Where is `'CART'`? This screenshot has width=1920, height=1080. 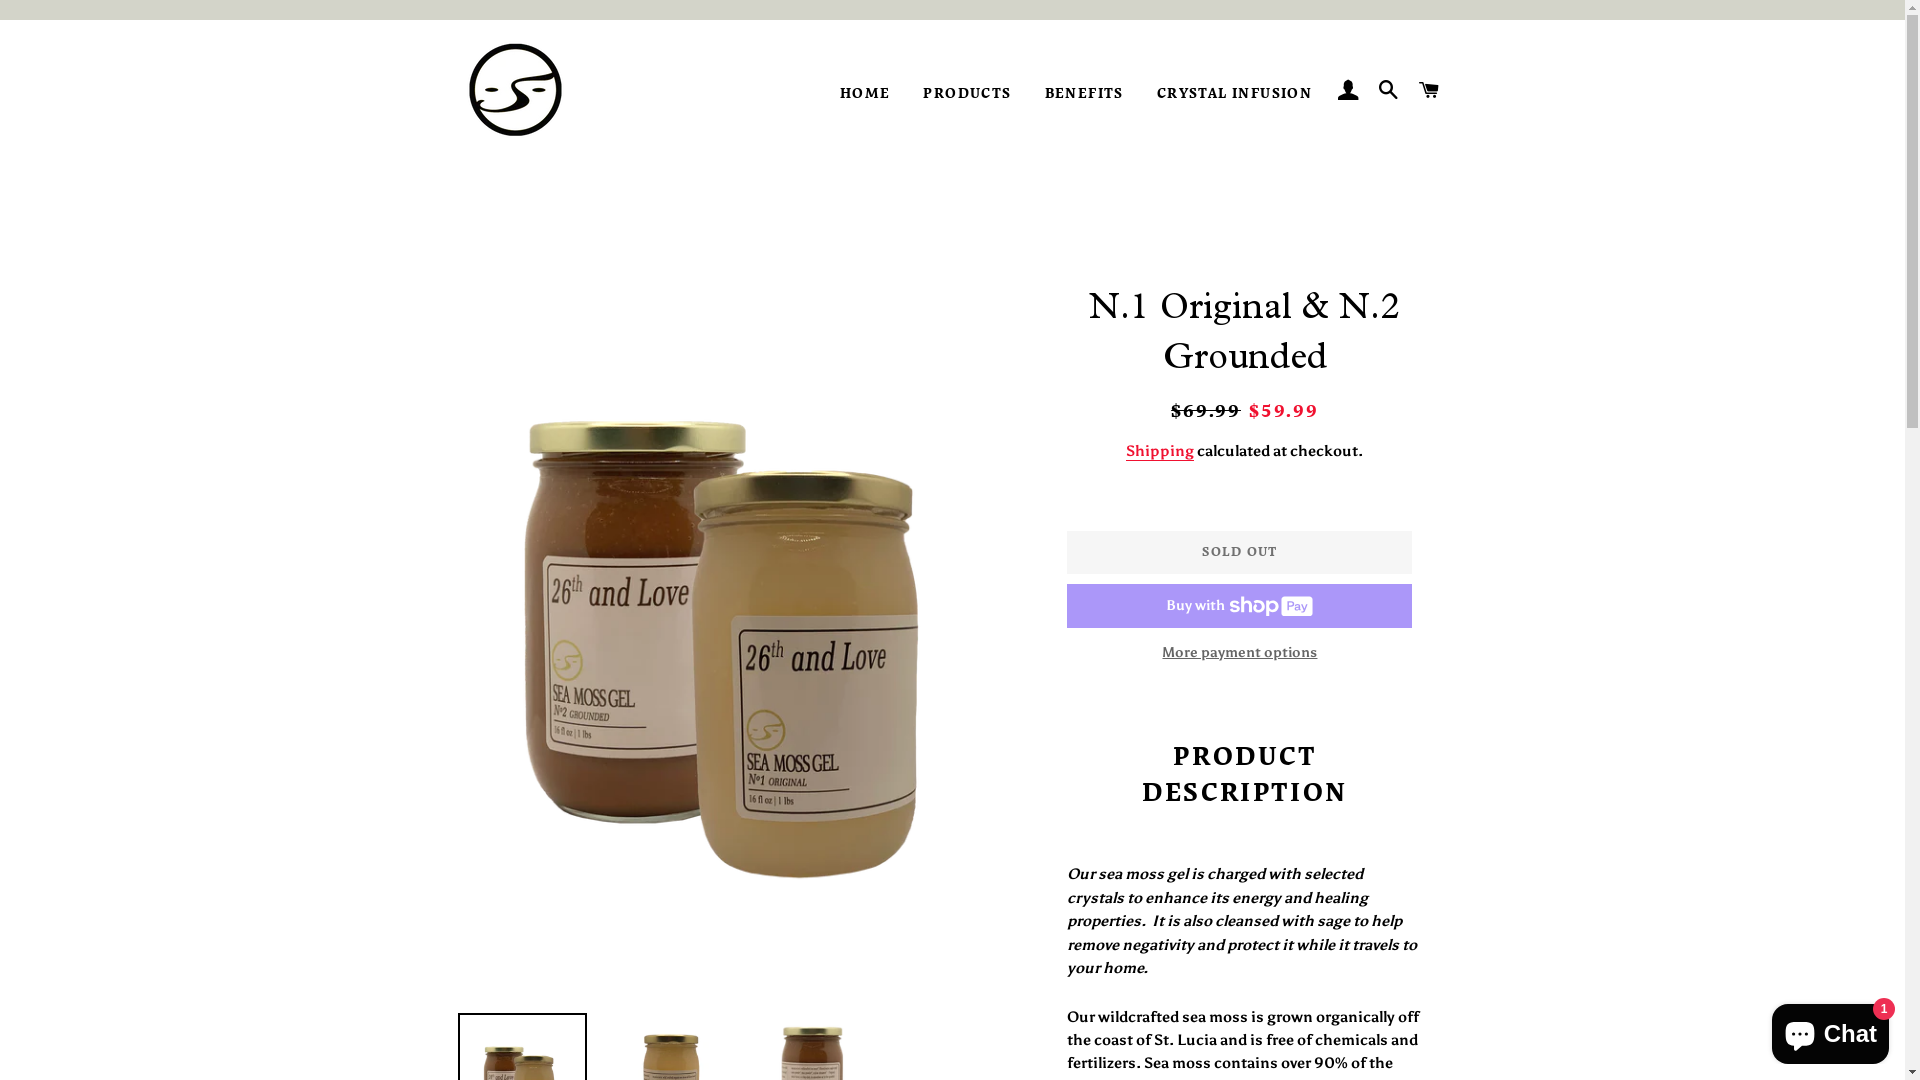
'CART' is located at coordinates (1428, 92).